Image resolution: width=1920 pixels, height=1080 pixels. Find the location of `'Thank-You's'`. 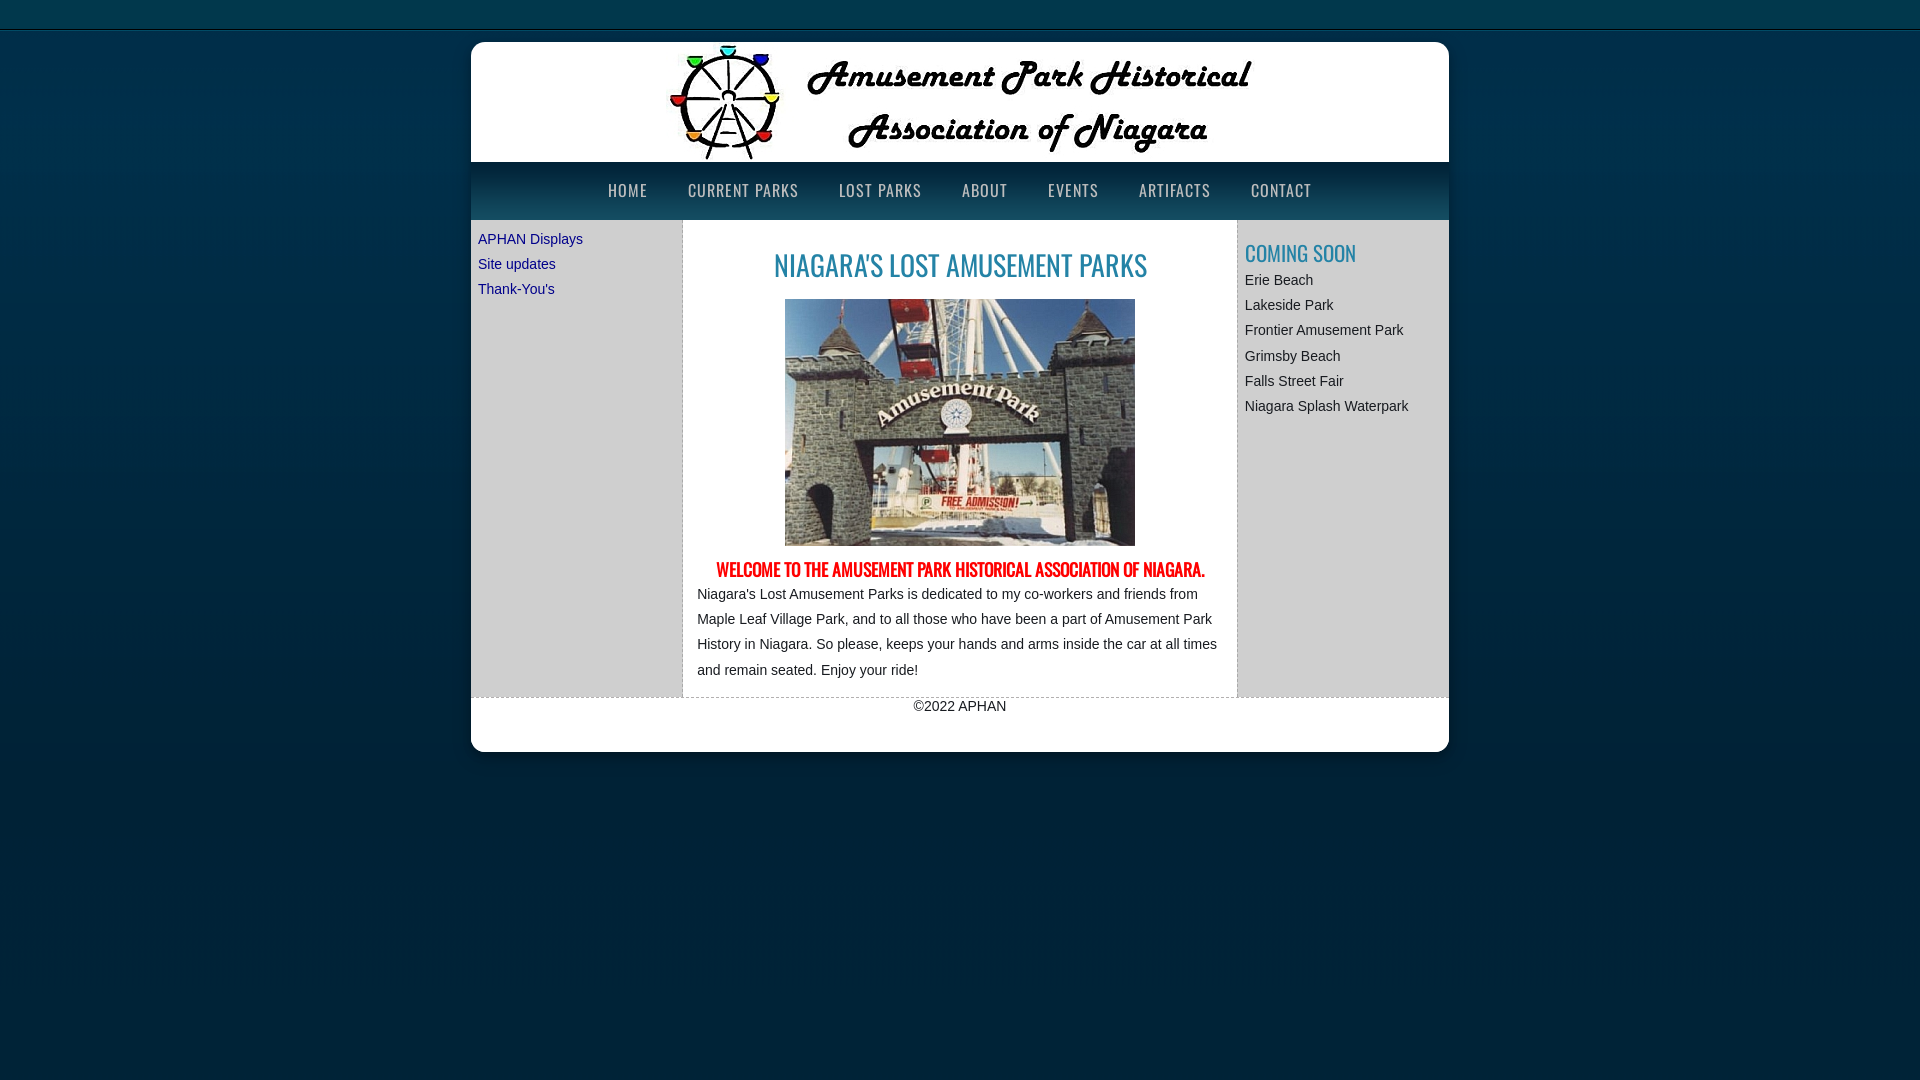

'Thank-You's' is located at coordinates (516, 289).